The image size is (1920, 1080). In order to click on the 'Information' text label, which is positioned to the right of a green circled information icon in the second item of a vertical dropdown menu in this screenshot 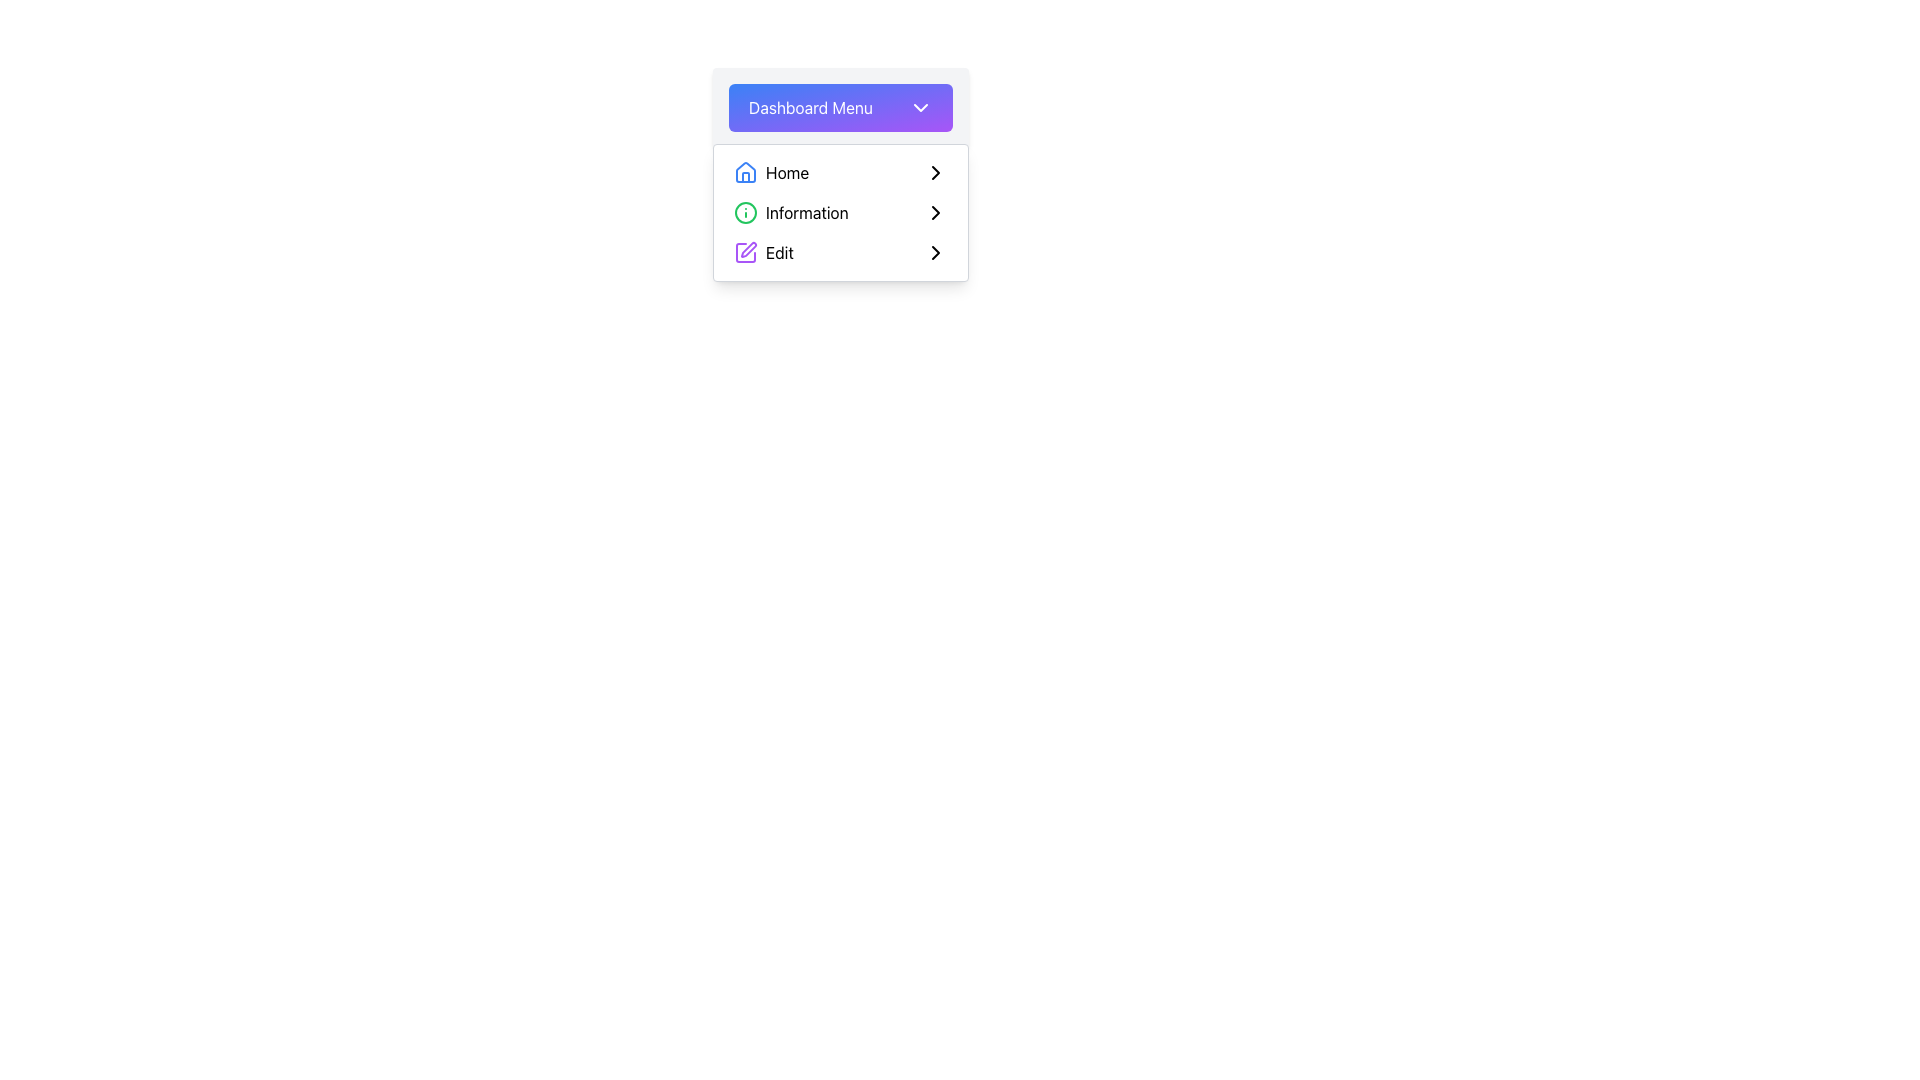, I will do `click(807, 212)`.